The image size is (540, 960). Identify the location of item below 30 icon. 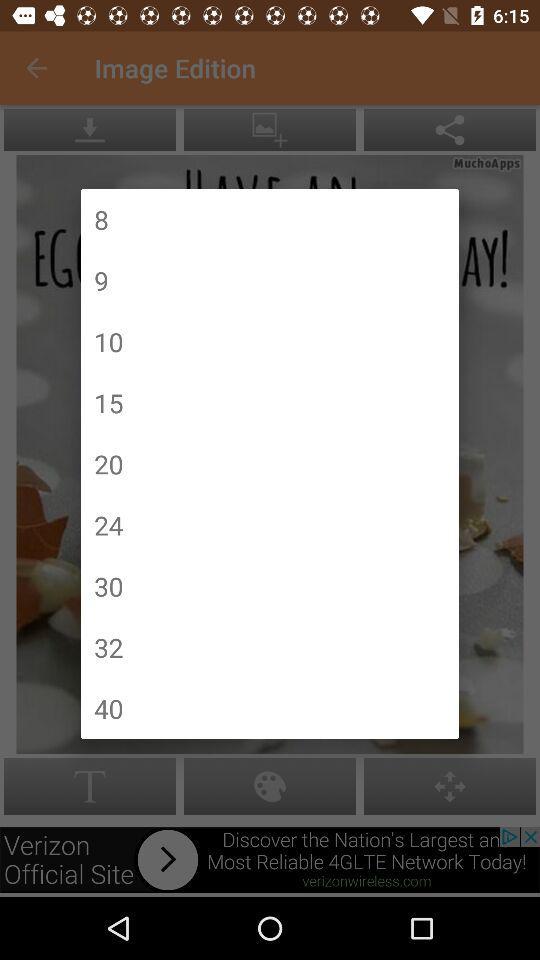
(108, 646).